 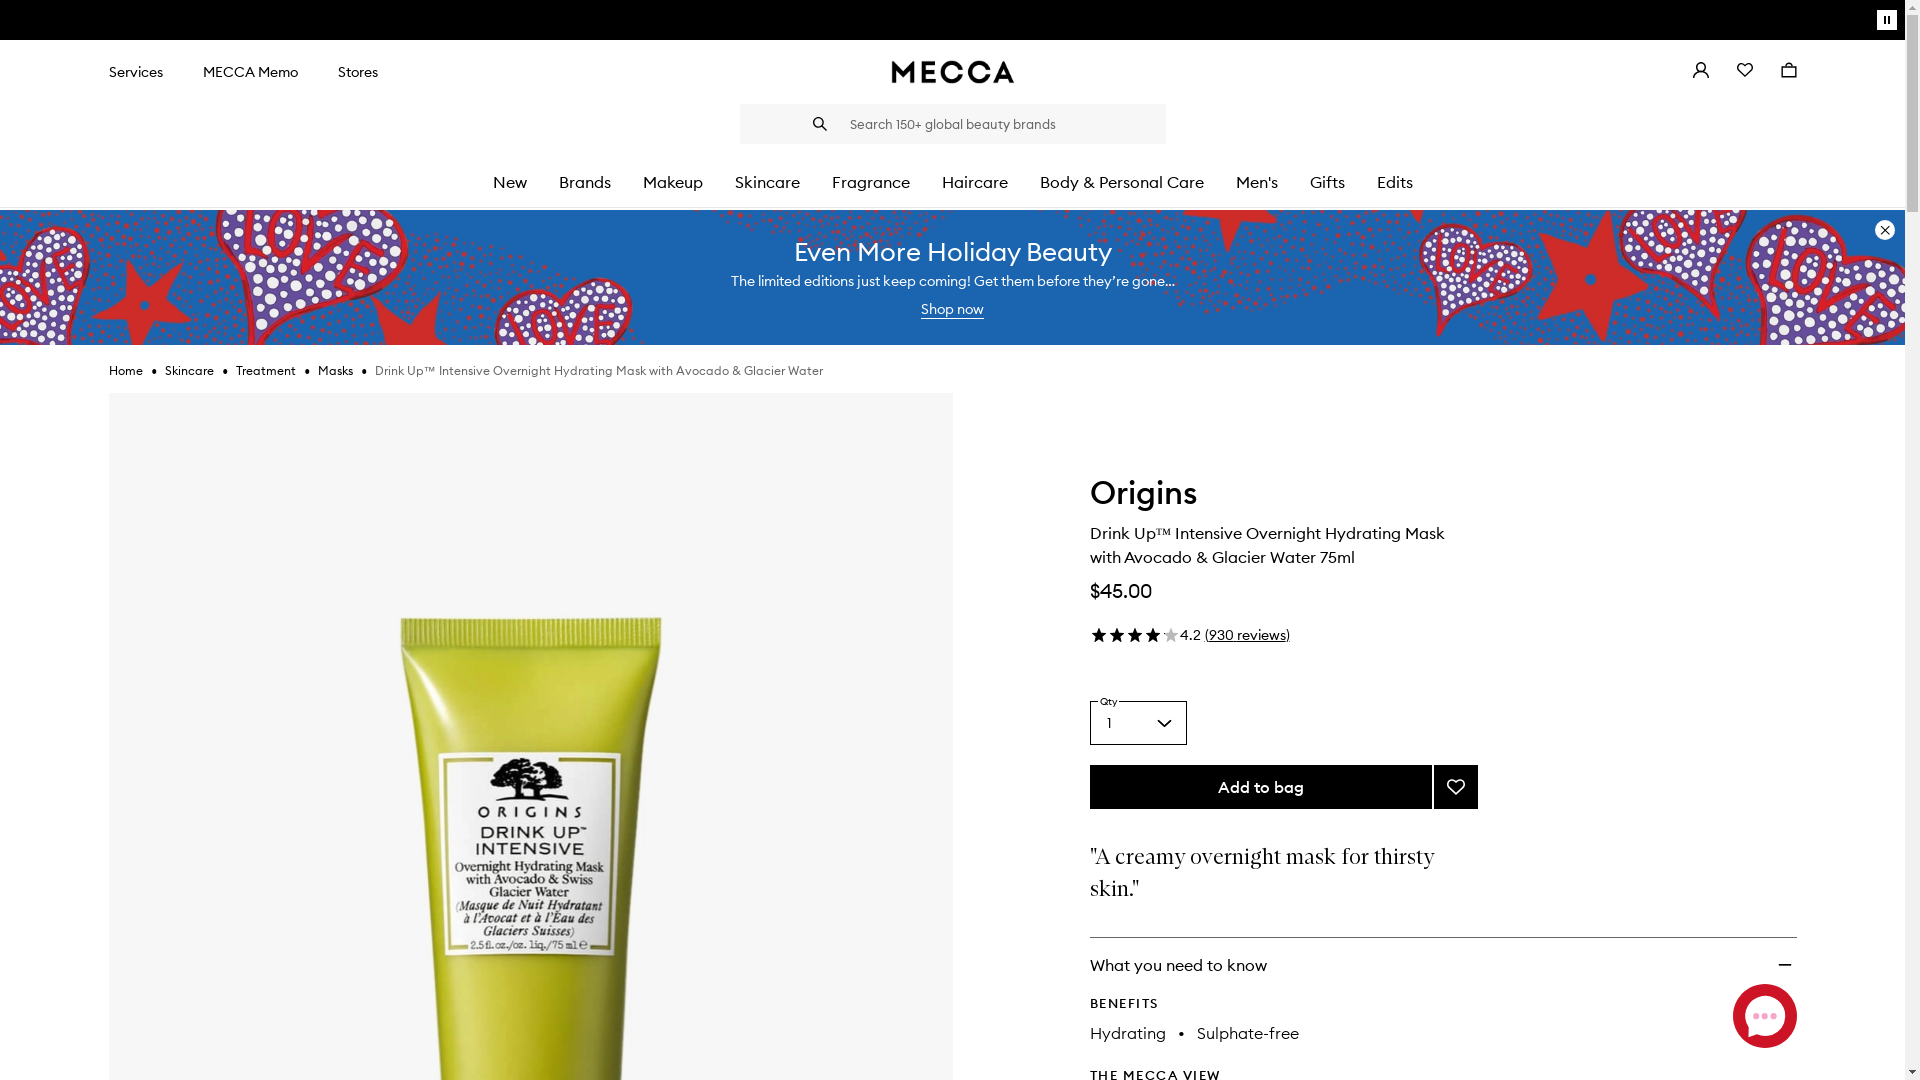 I want to click on 'Services', so click(x=133, y=71).